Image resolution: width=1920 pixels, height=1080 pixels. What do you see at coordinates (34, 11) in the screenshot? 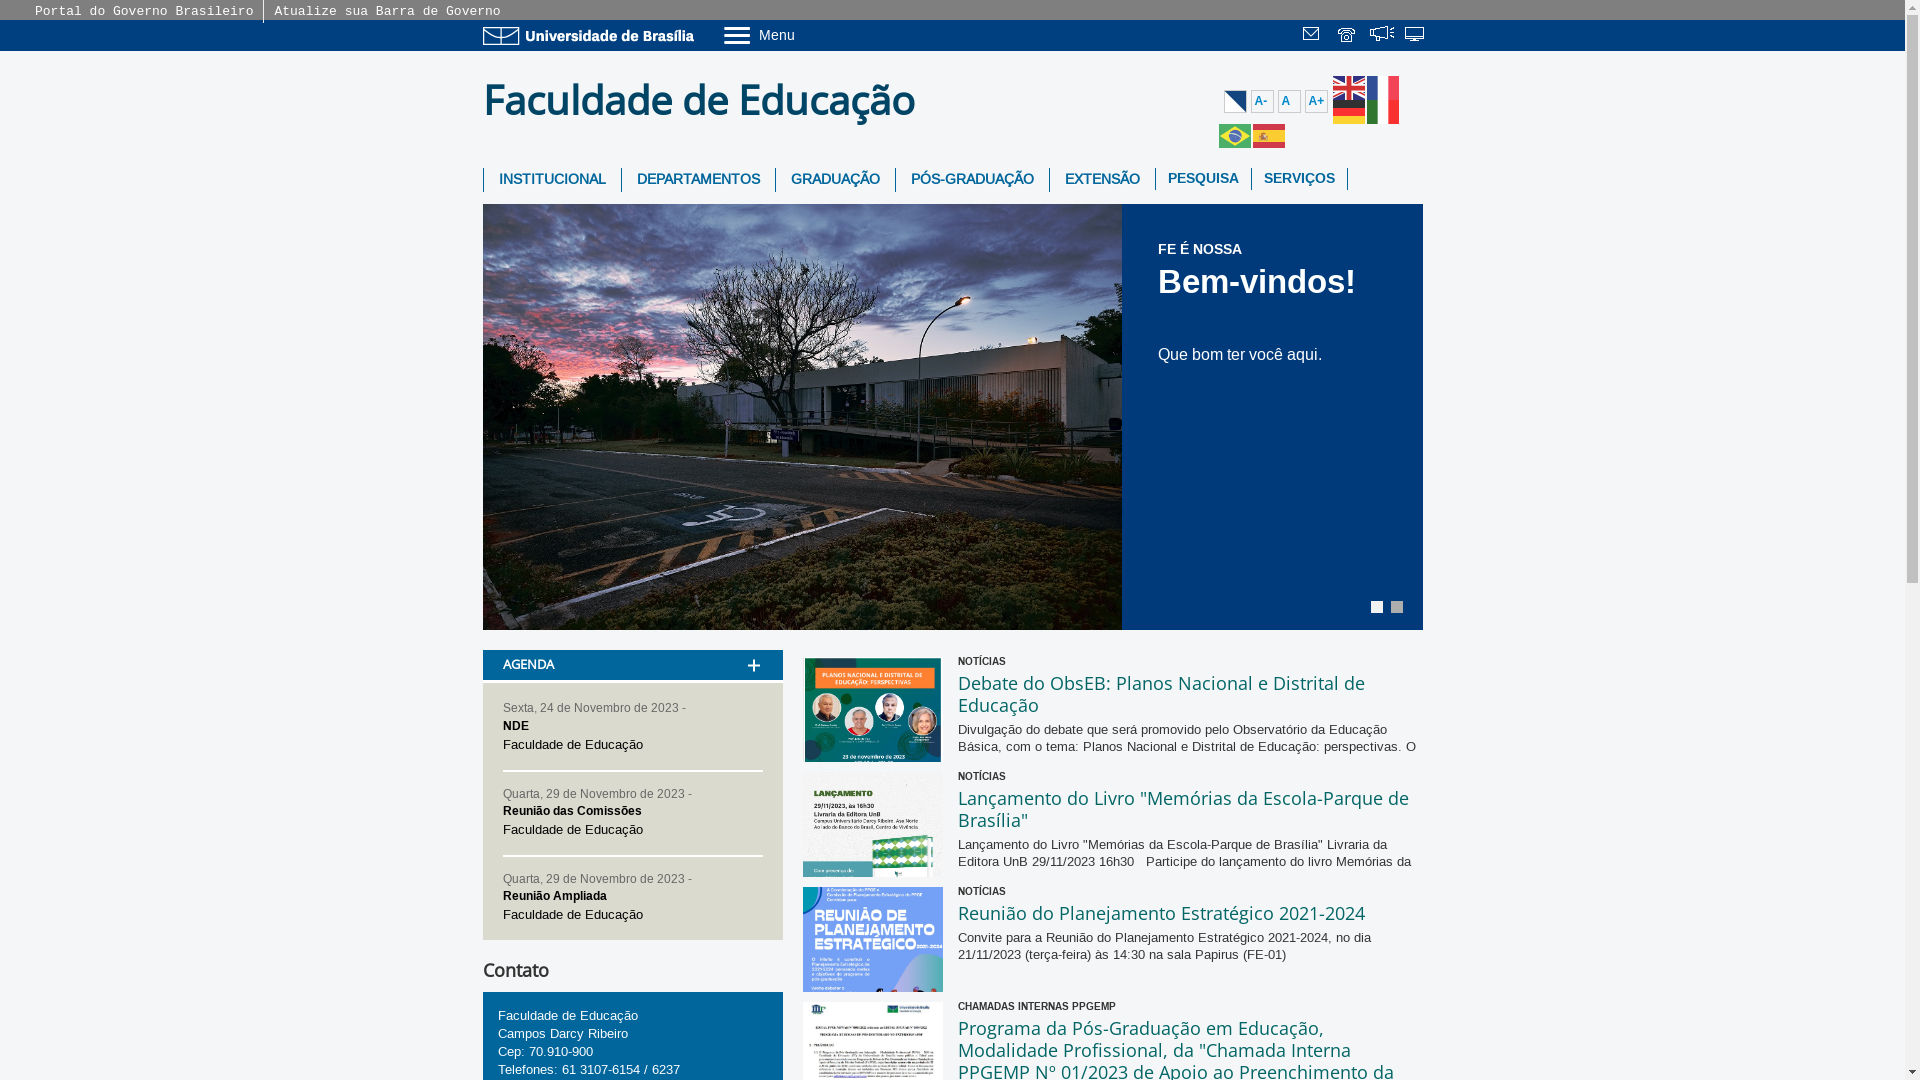
I see `'Portal do Governo Brasileiro'` at bounding box center [34, 11].